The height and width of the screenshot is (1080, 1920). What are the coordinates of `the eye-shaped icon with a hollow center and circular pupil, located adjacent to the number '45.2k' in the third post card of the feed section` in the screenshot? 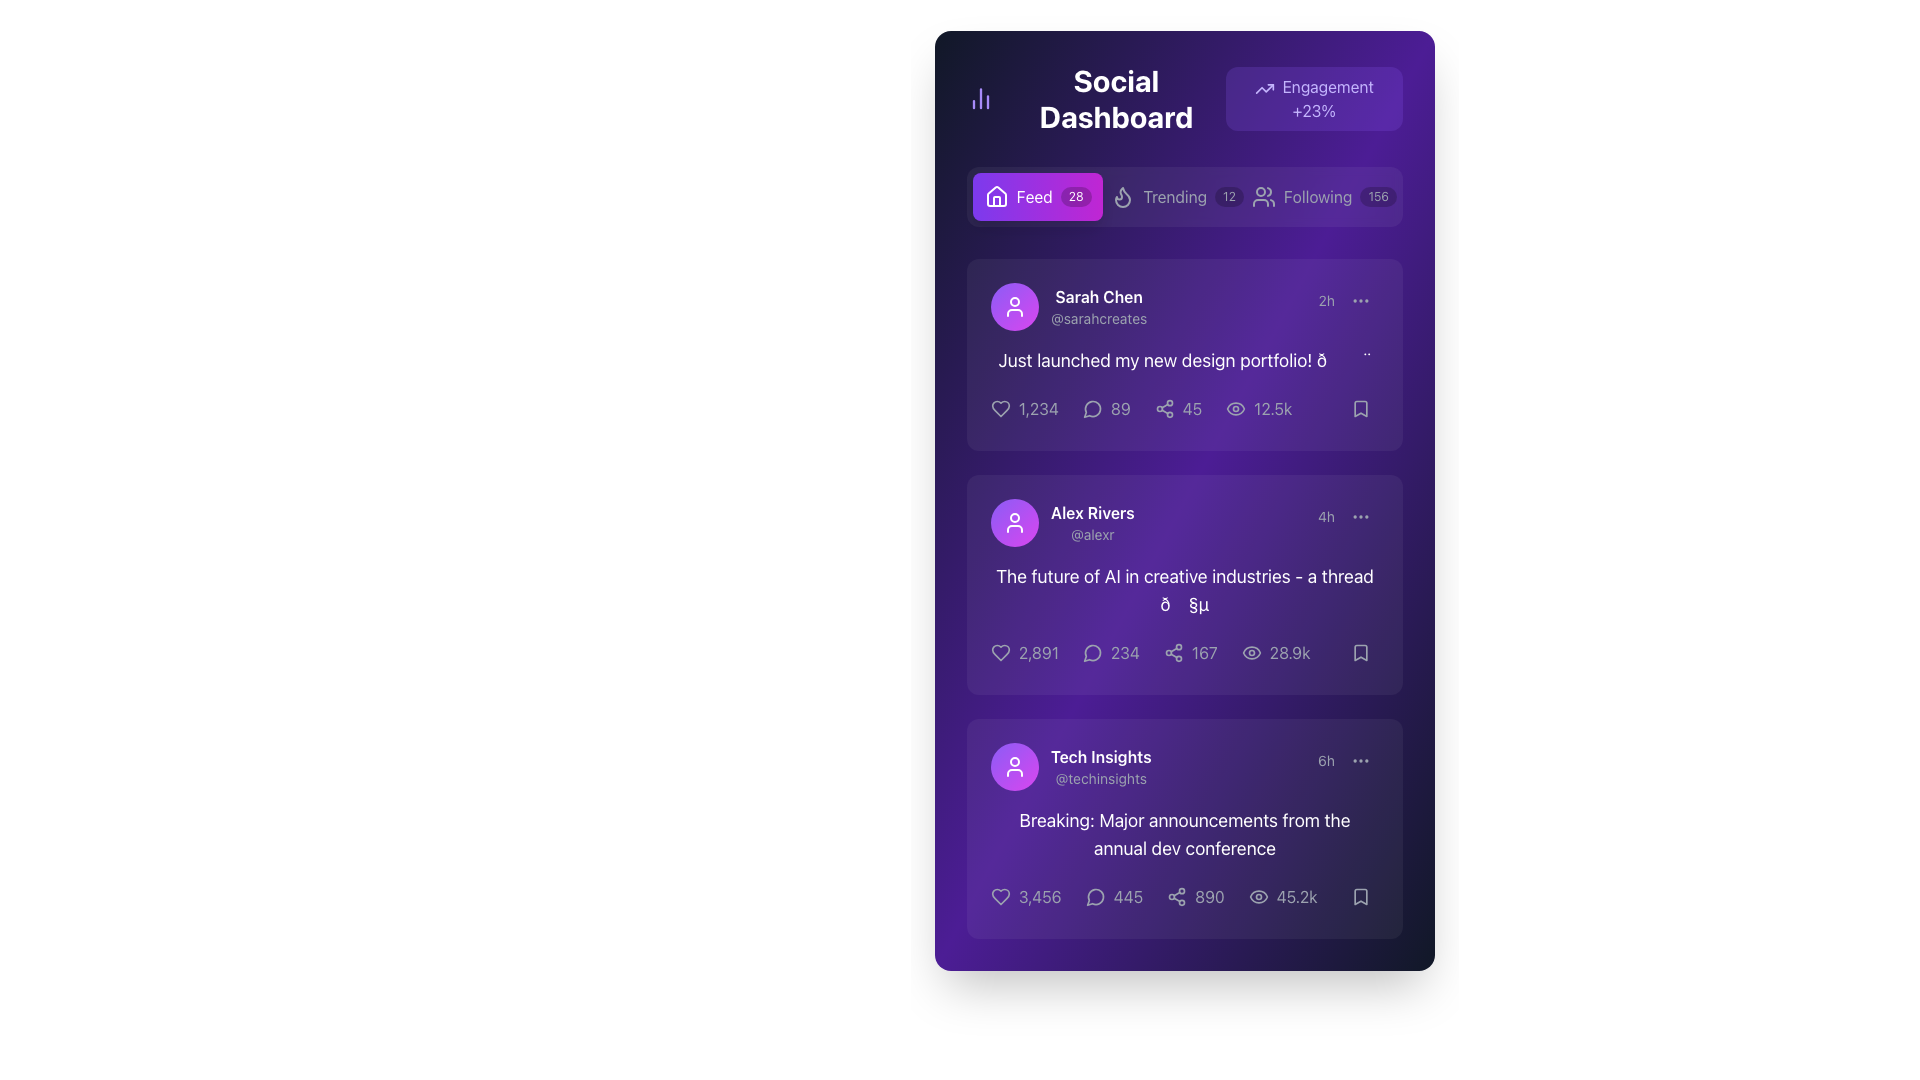 It's located at (1257, 896).